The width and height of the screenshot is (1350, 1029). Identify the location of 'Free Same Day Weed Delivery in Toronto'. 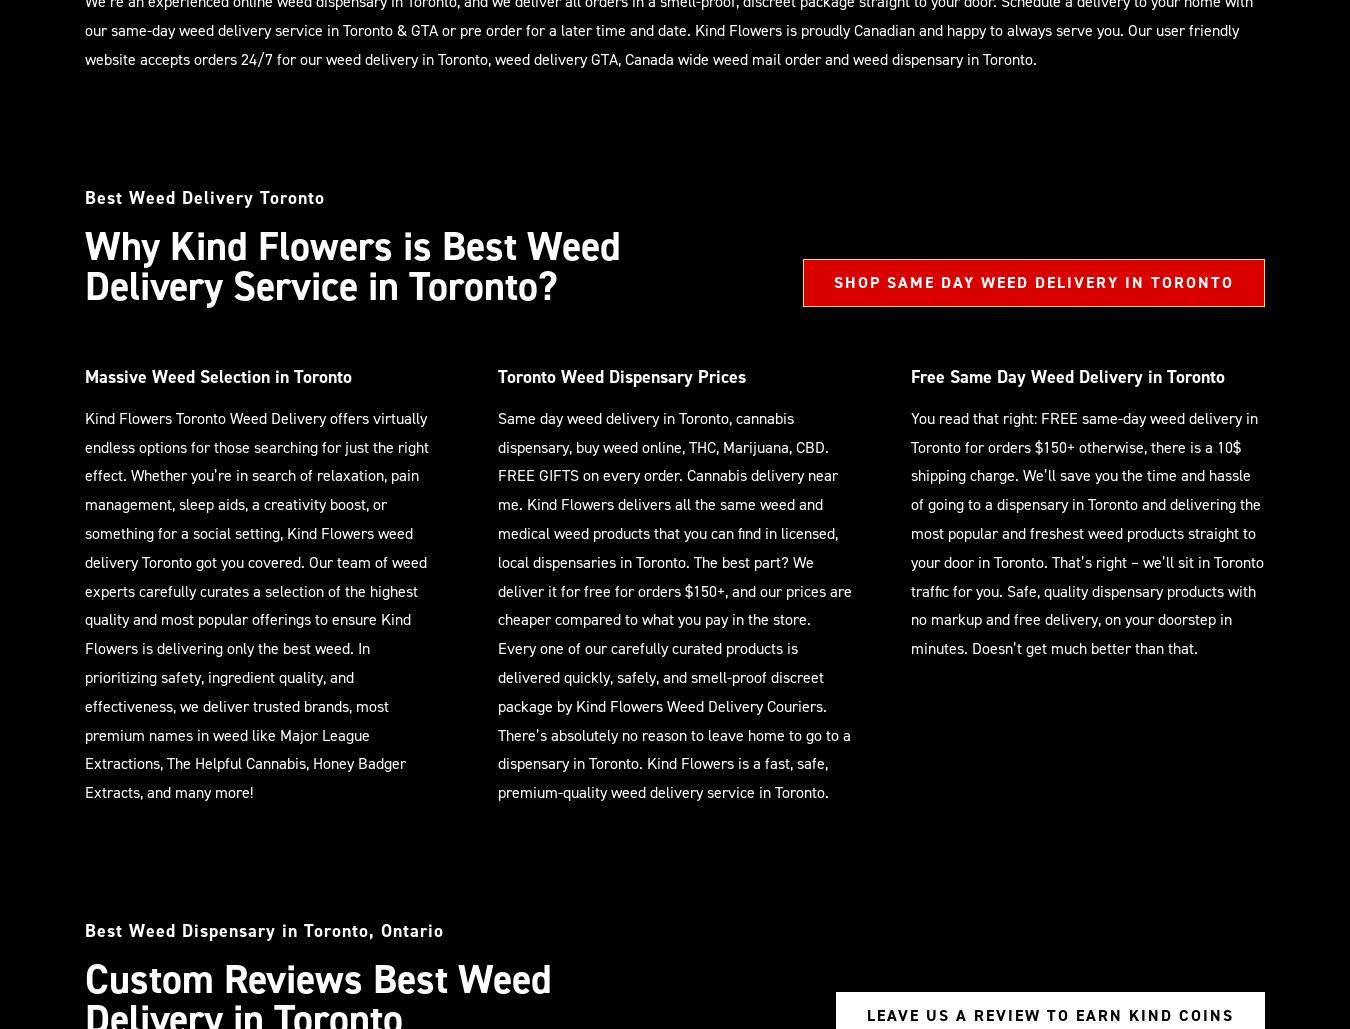
(1067, 376).